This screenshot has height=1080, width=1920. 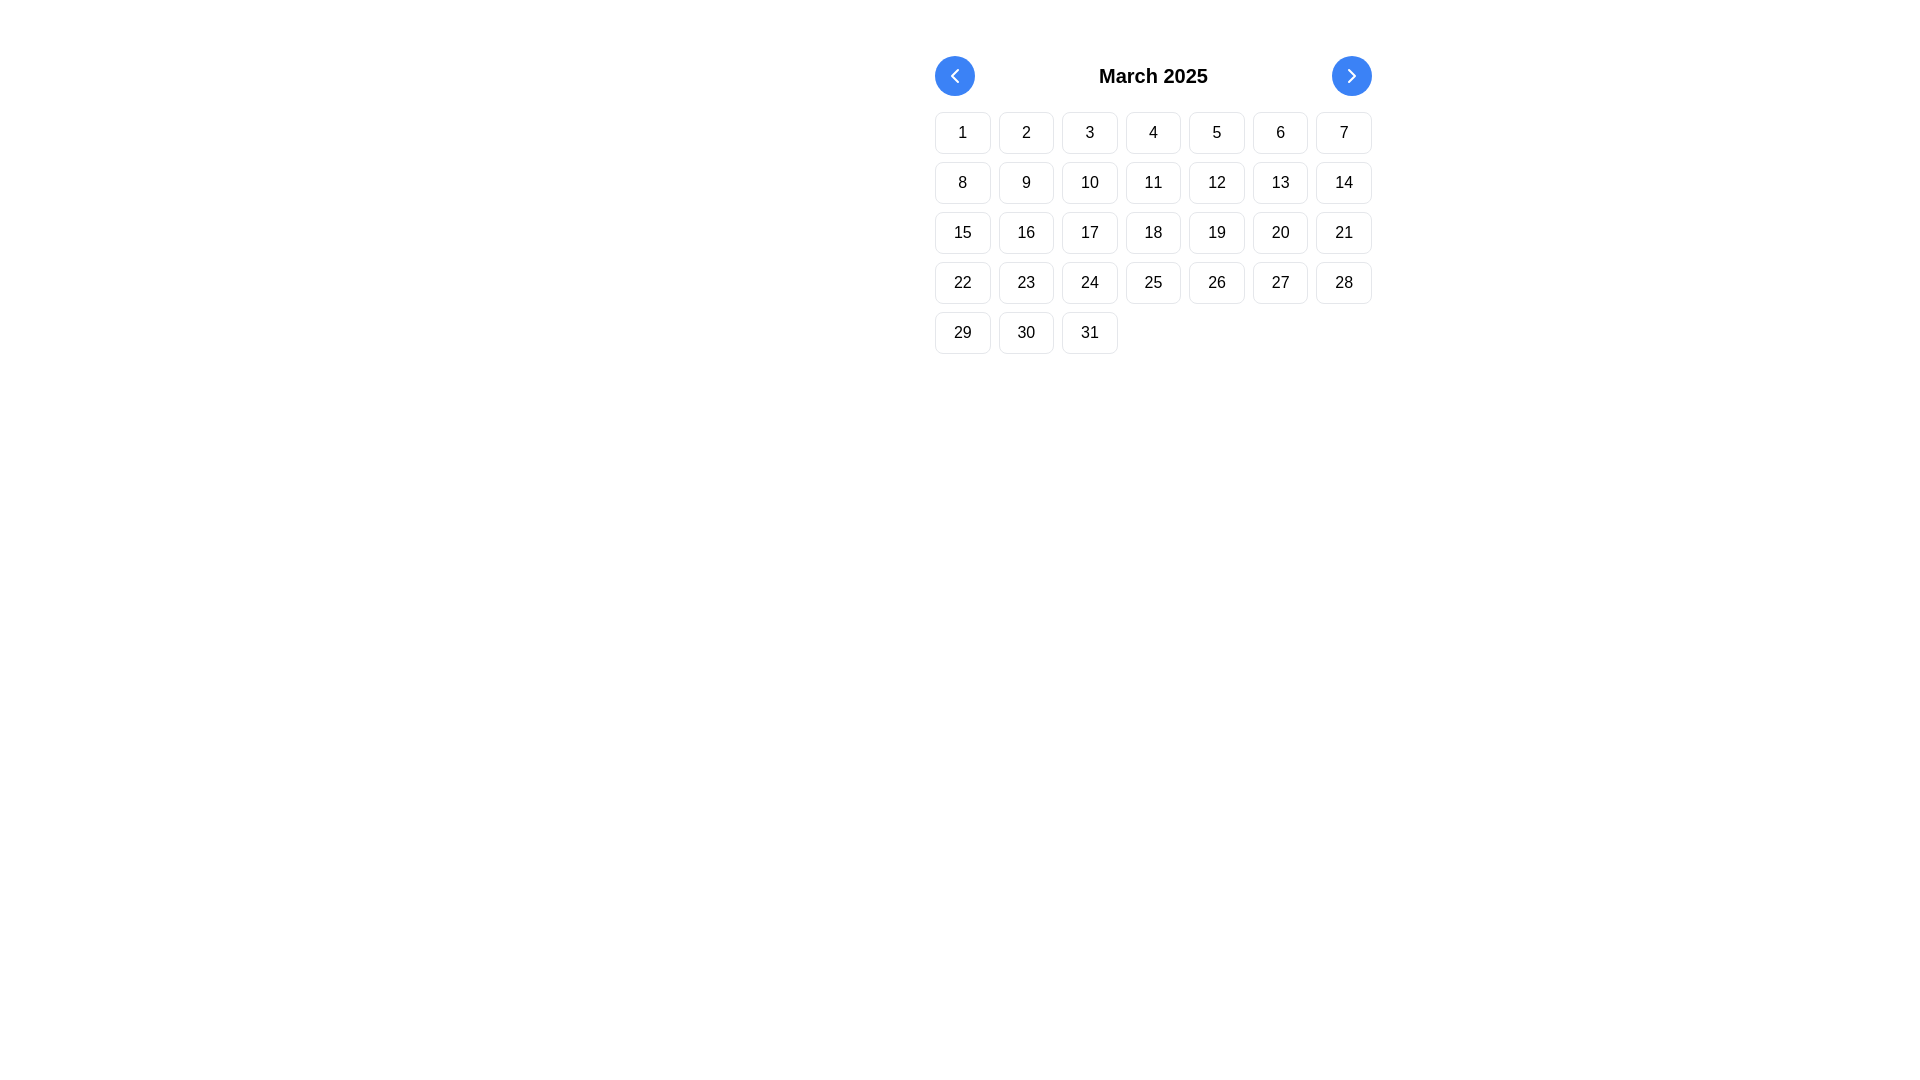 What do you see at coordinates (1088, 182) in the screenshot?
I see `the button representing the date '10' in the calendar interface` at bounding box center [1088, 182].